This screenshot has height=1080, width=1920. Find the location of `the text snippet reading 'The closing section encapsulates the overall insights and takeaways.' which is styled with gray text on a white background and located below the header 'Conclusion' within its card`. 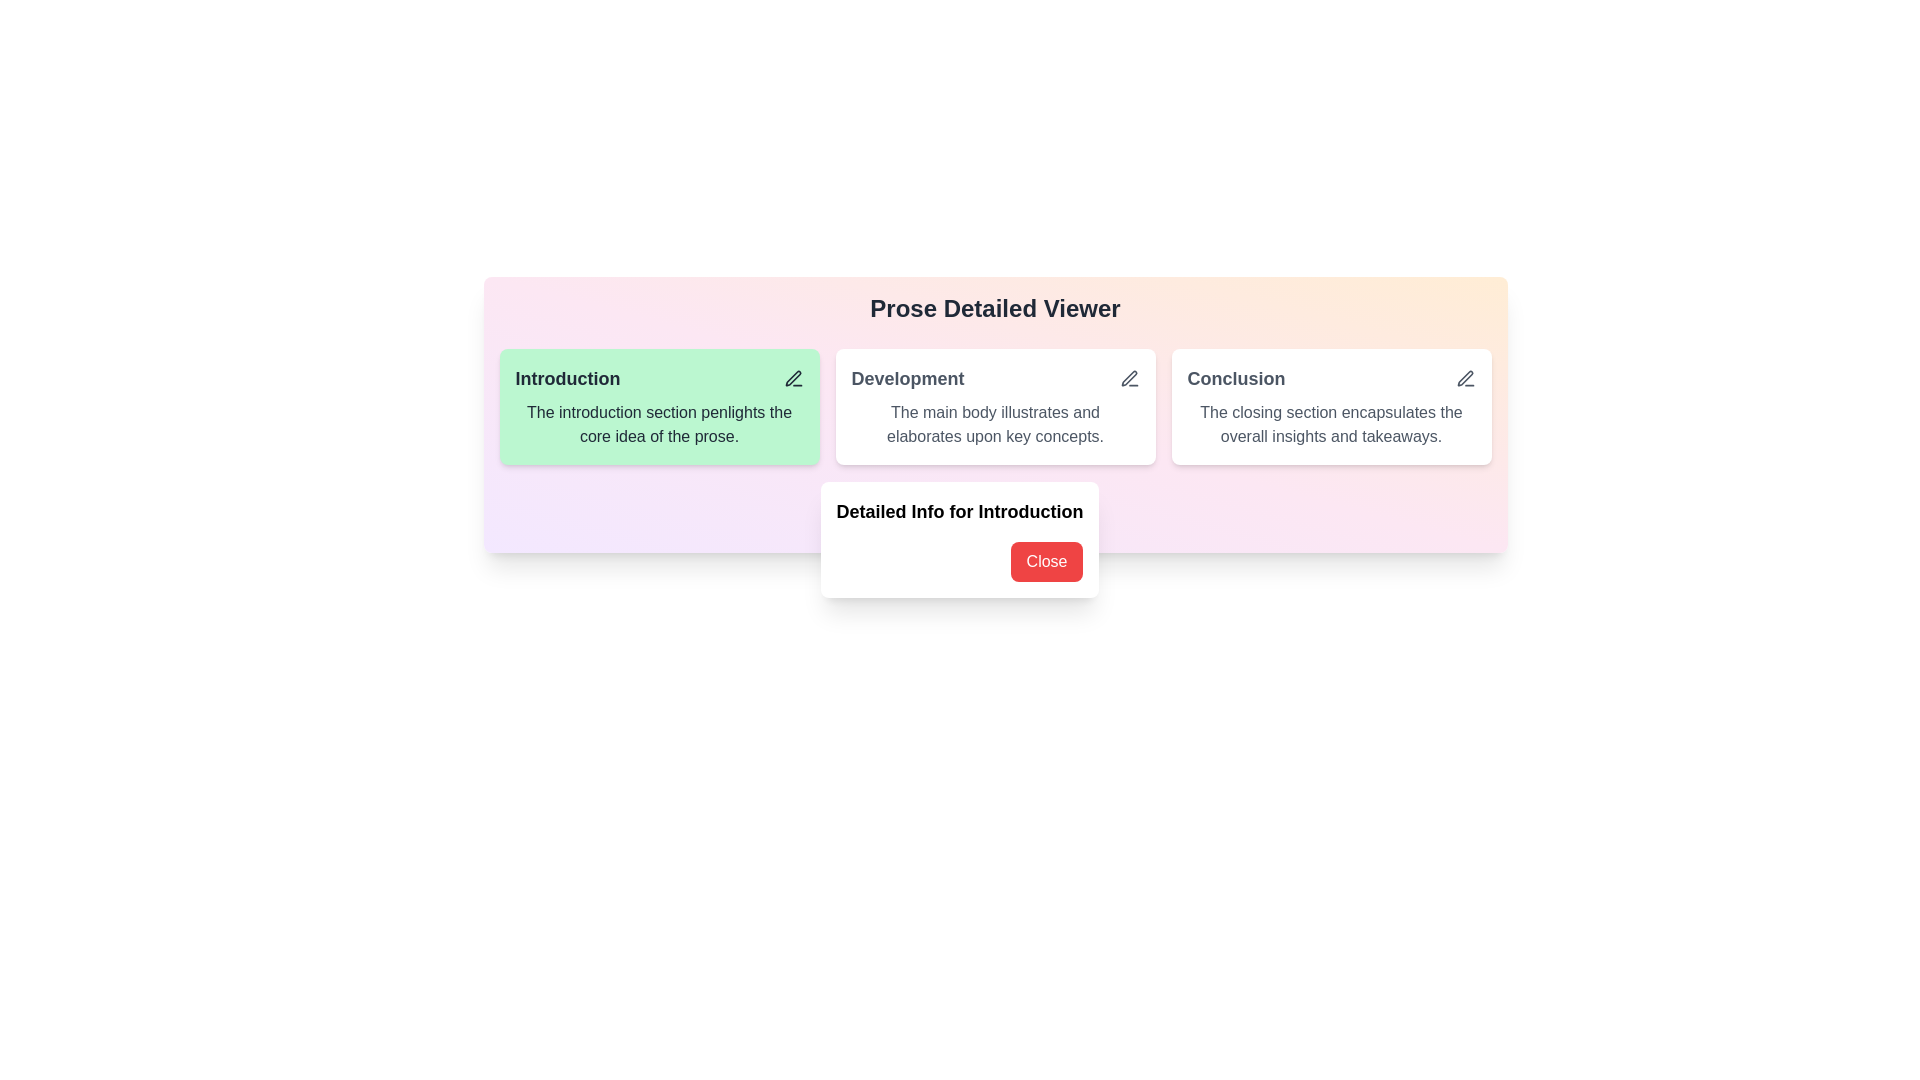

the text snippet reading 'The closing section encapsulates the overall insights and takeaways.' which is styled with gray text on a white background and located below the header 'Conclusion' within its card is located at coordinates (1331, 423).